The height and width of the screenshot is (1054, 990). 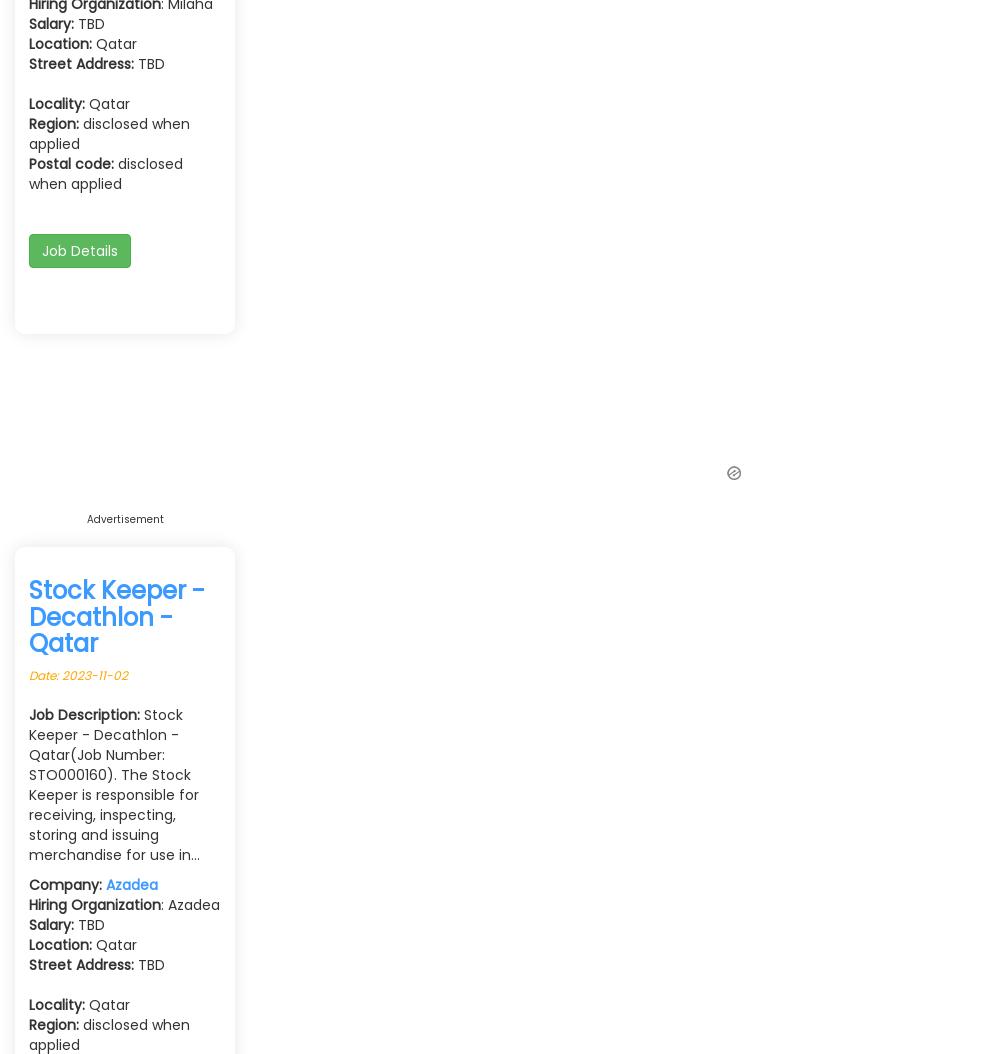 I want to click on ': Azadea', so click(x=190, y=903).